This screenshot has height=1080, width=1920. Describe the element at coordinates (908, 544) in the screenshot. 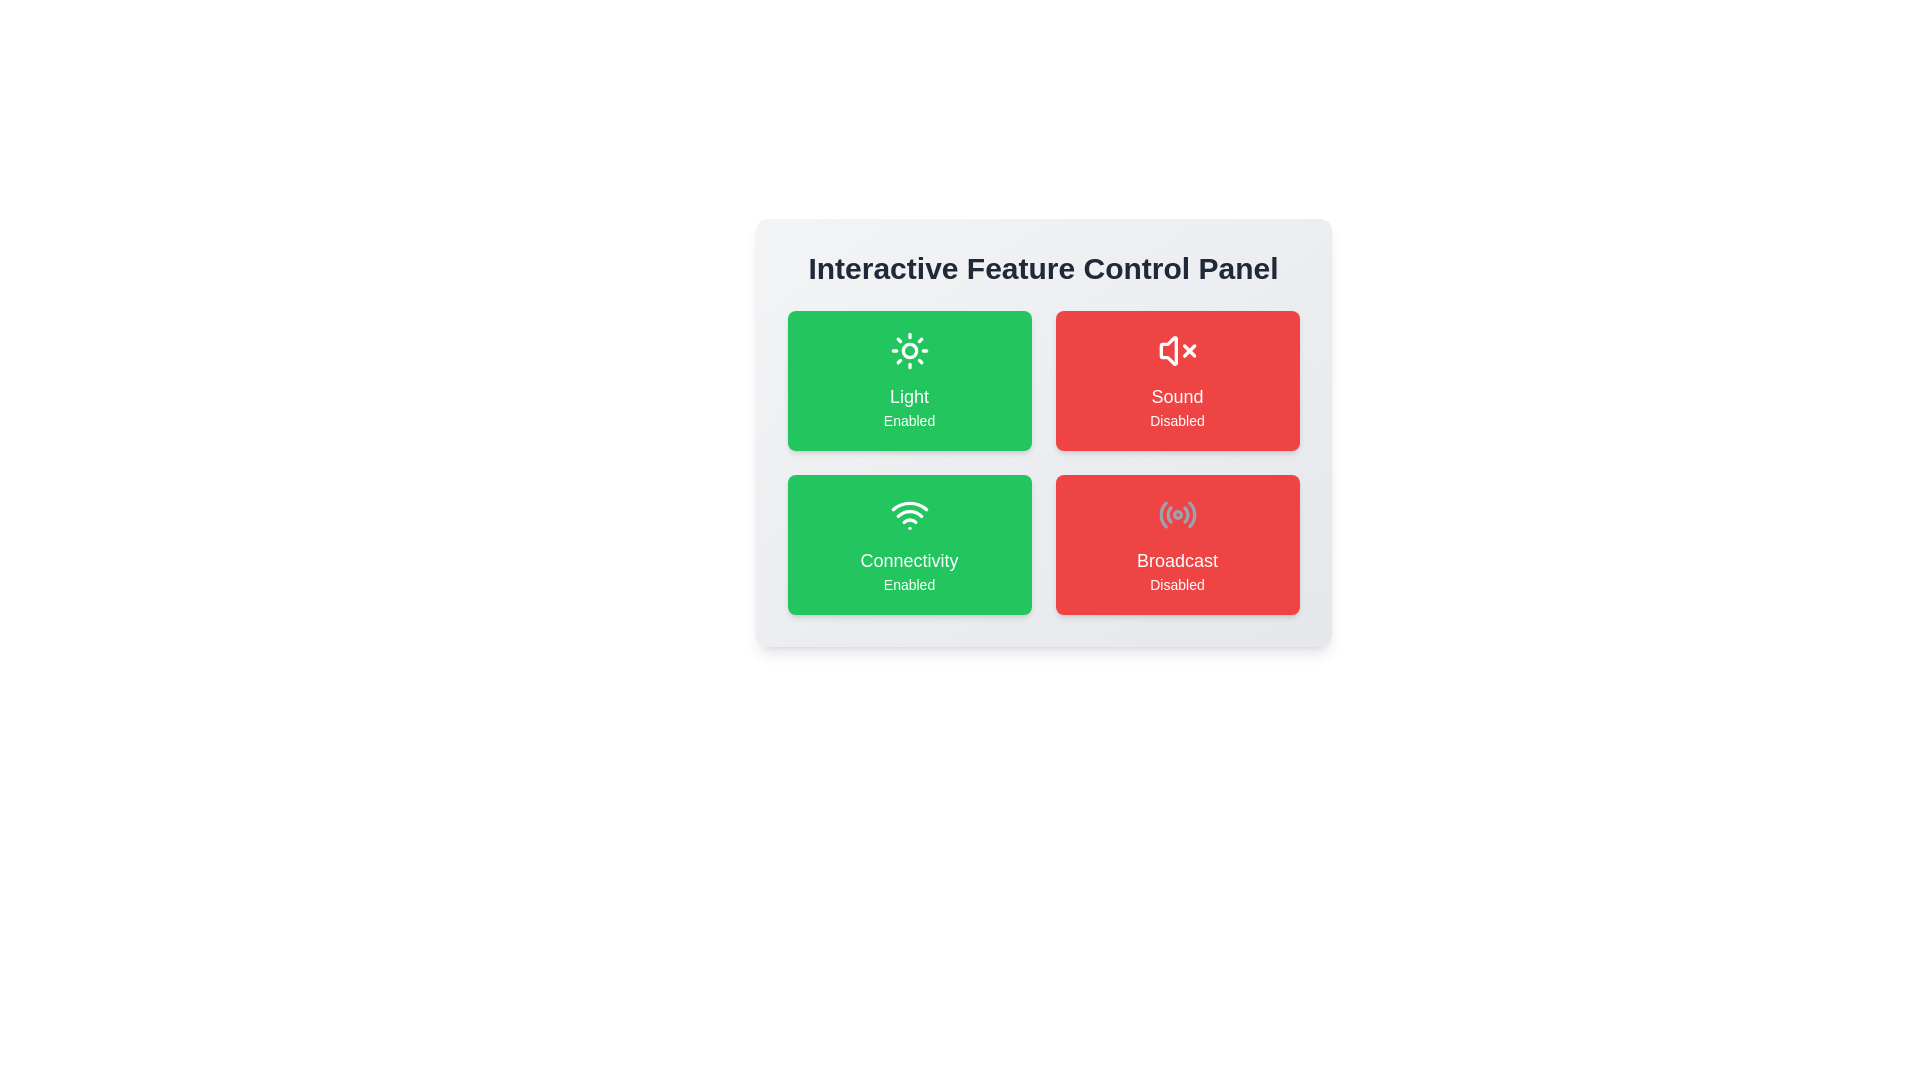

I see `the feature card for Connectivity to observe the hover effect` at that location.